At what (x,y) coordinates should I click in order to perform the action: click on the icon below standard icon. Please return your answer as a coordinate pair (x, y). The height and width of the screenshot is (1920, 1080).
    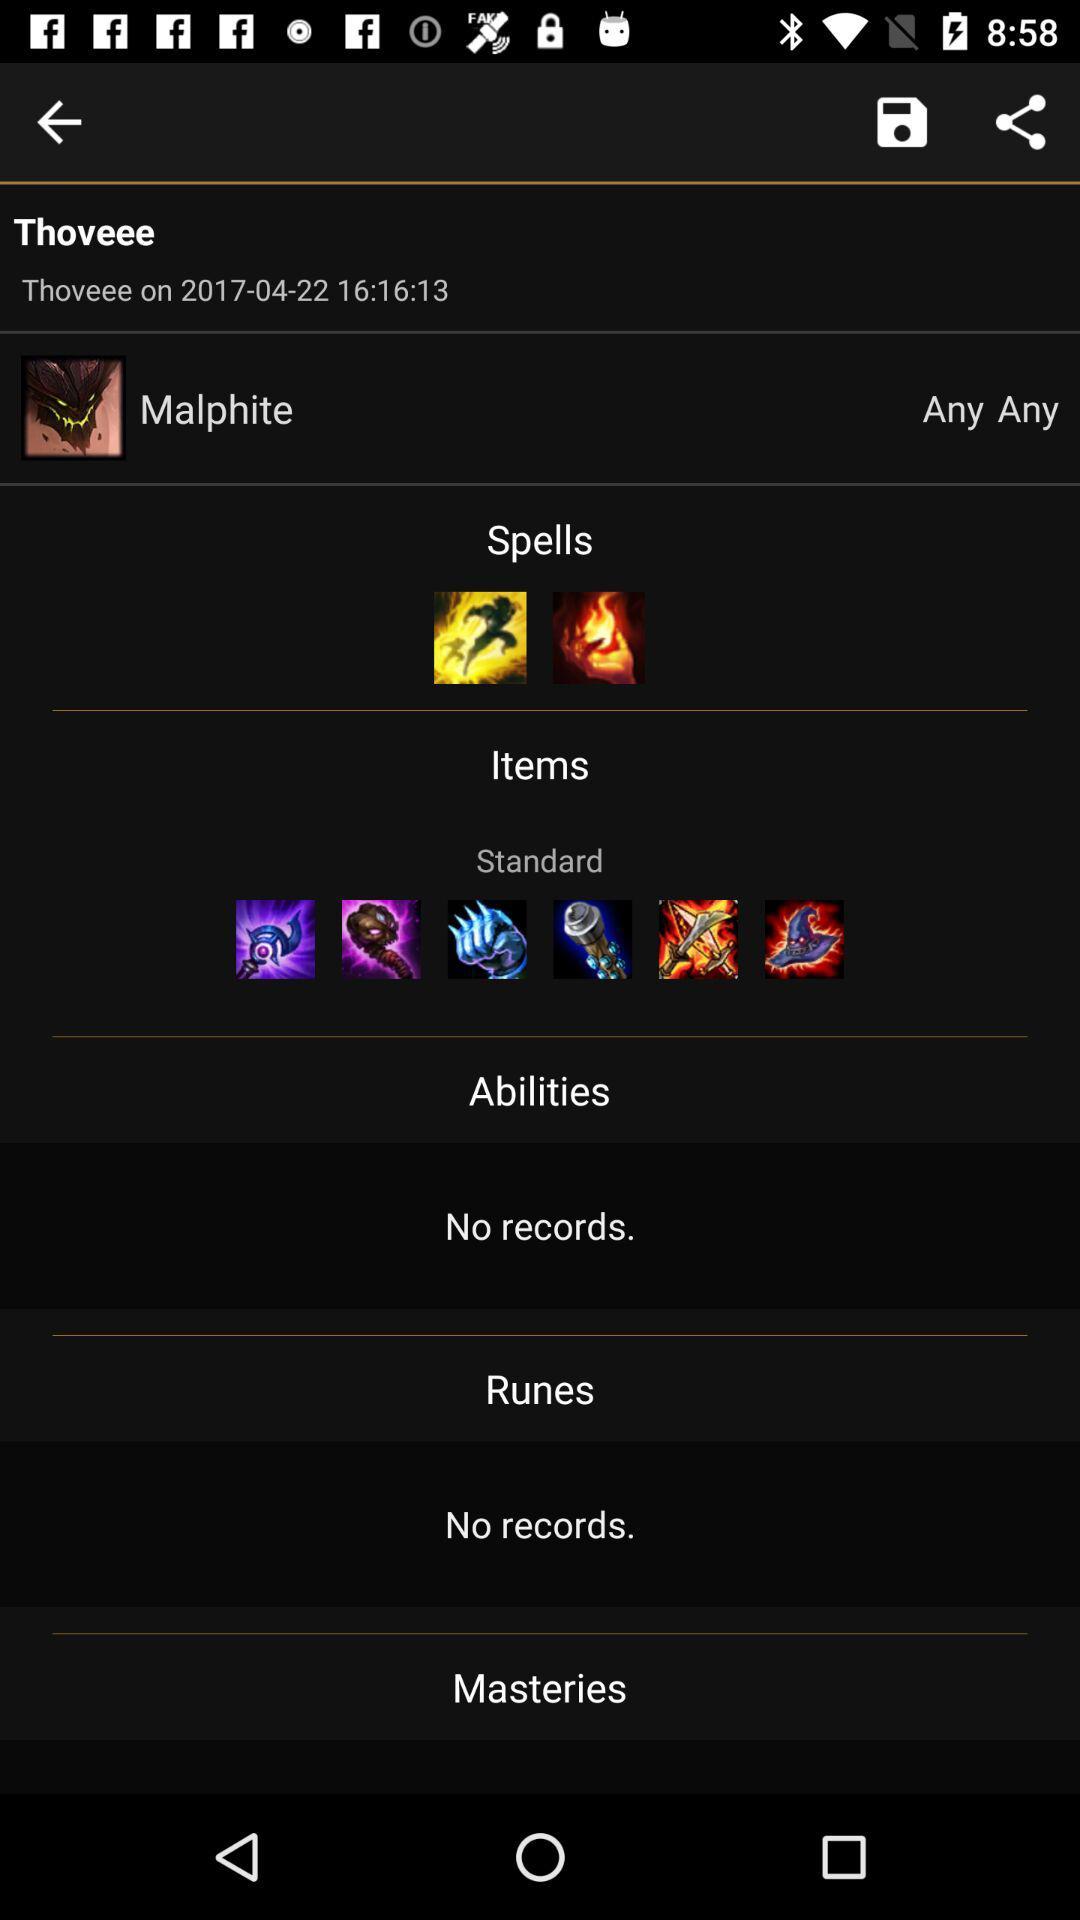
    Looking at the image, I should click on (487, 938).